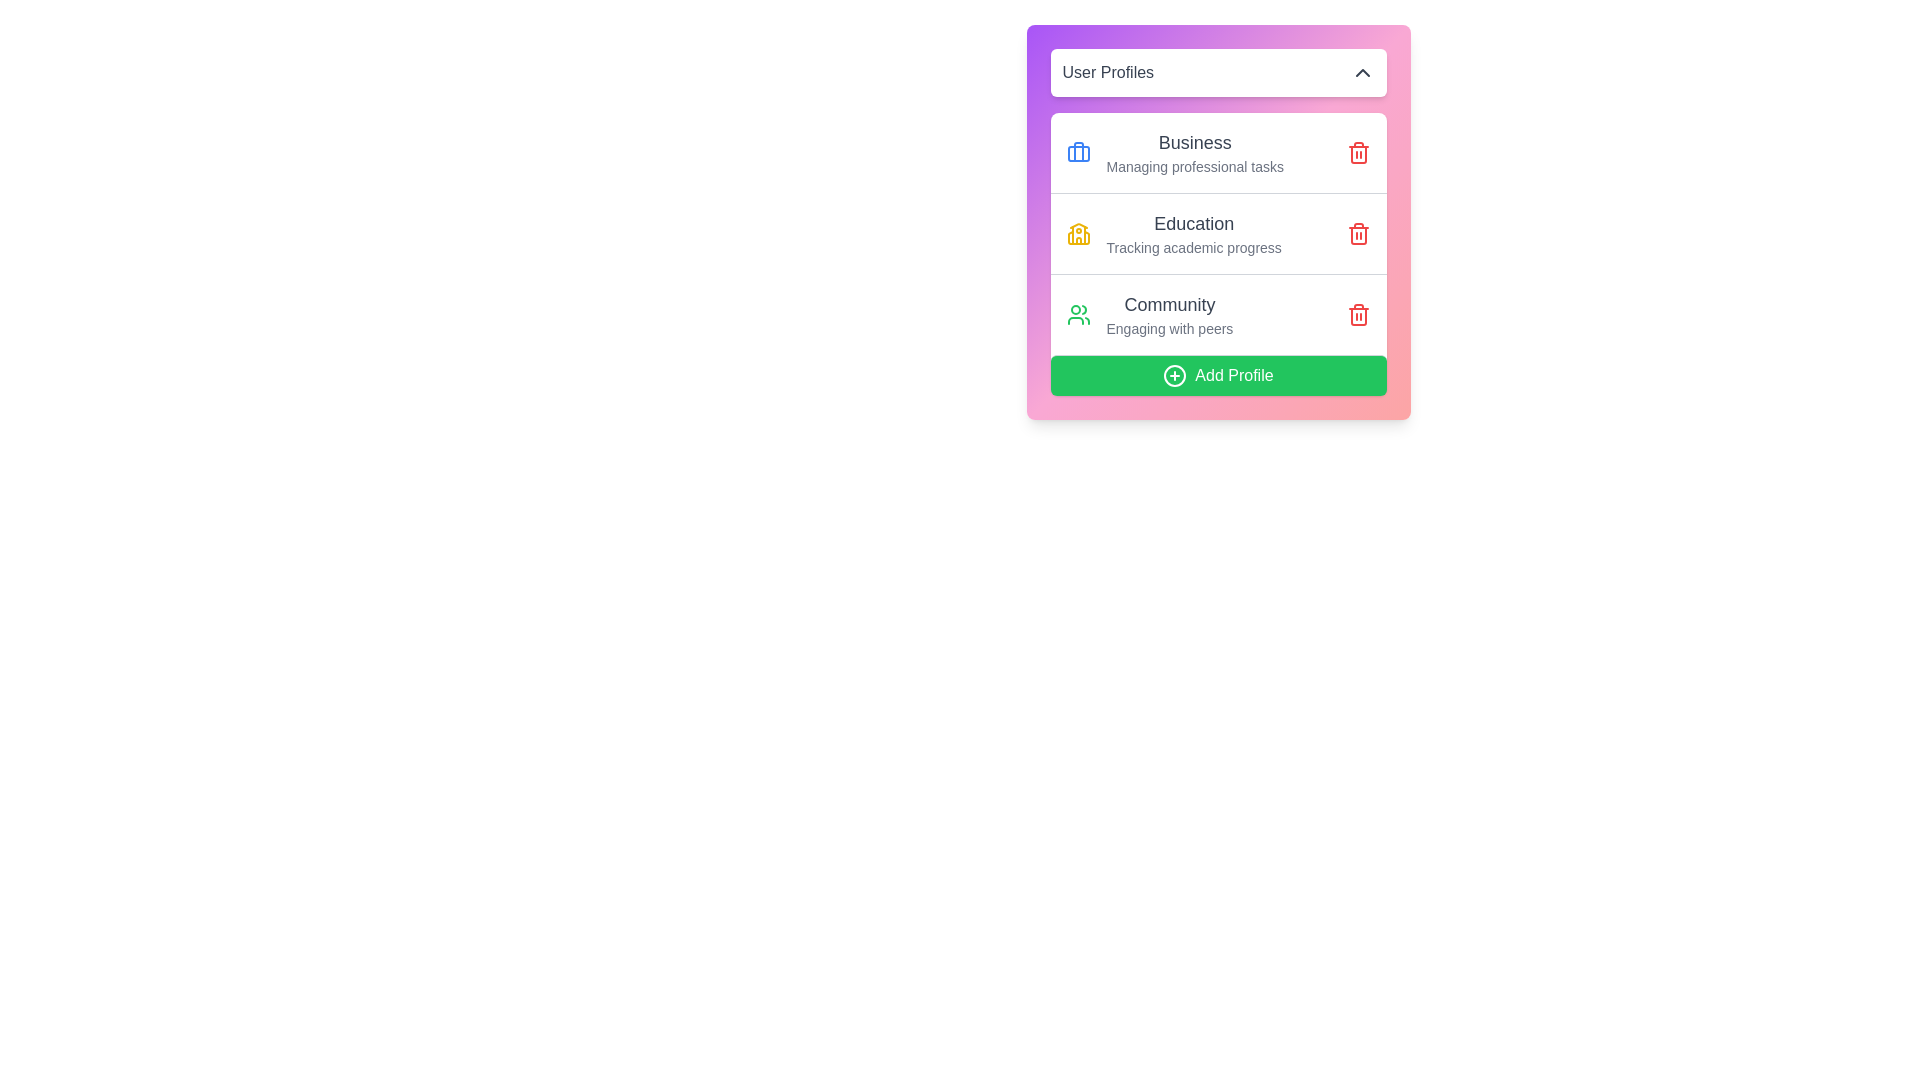  I want to click on the chevron-up icon at the far-right side of the 'User Profiles' header section, so click(1361, 72).